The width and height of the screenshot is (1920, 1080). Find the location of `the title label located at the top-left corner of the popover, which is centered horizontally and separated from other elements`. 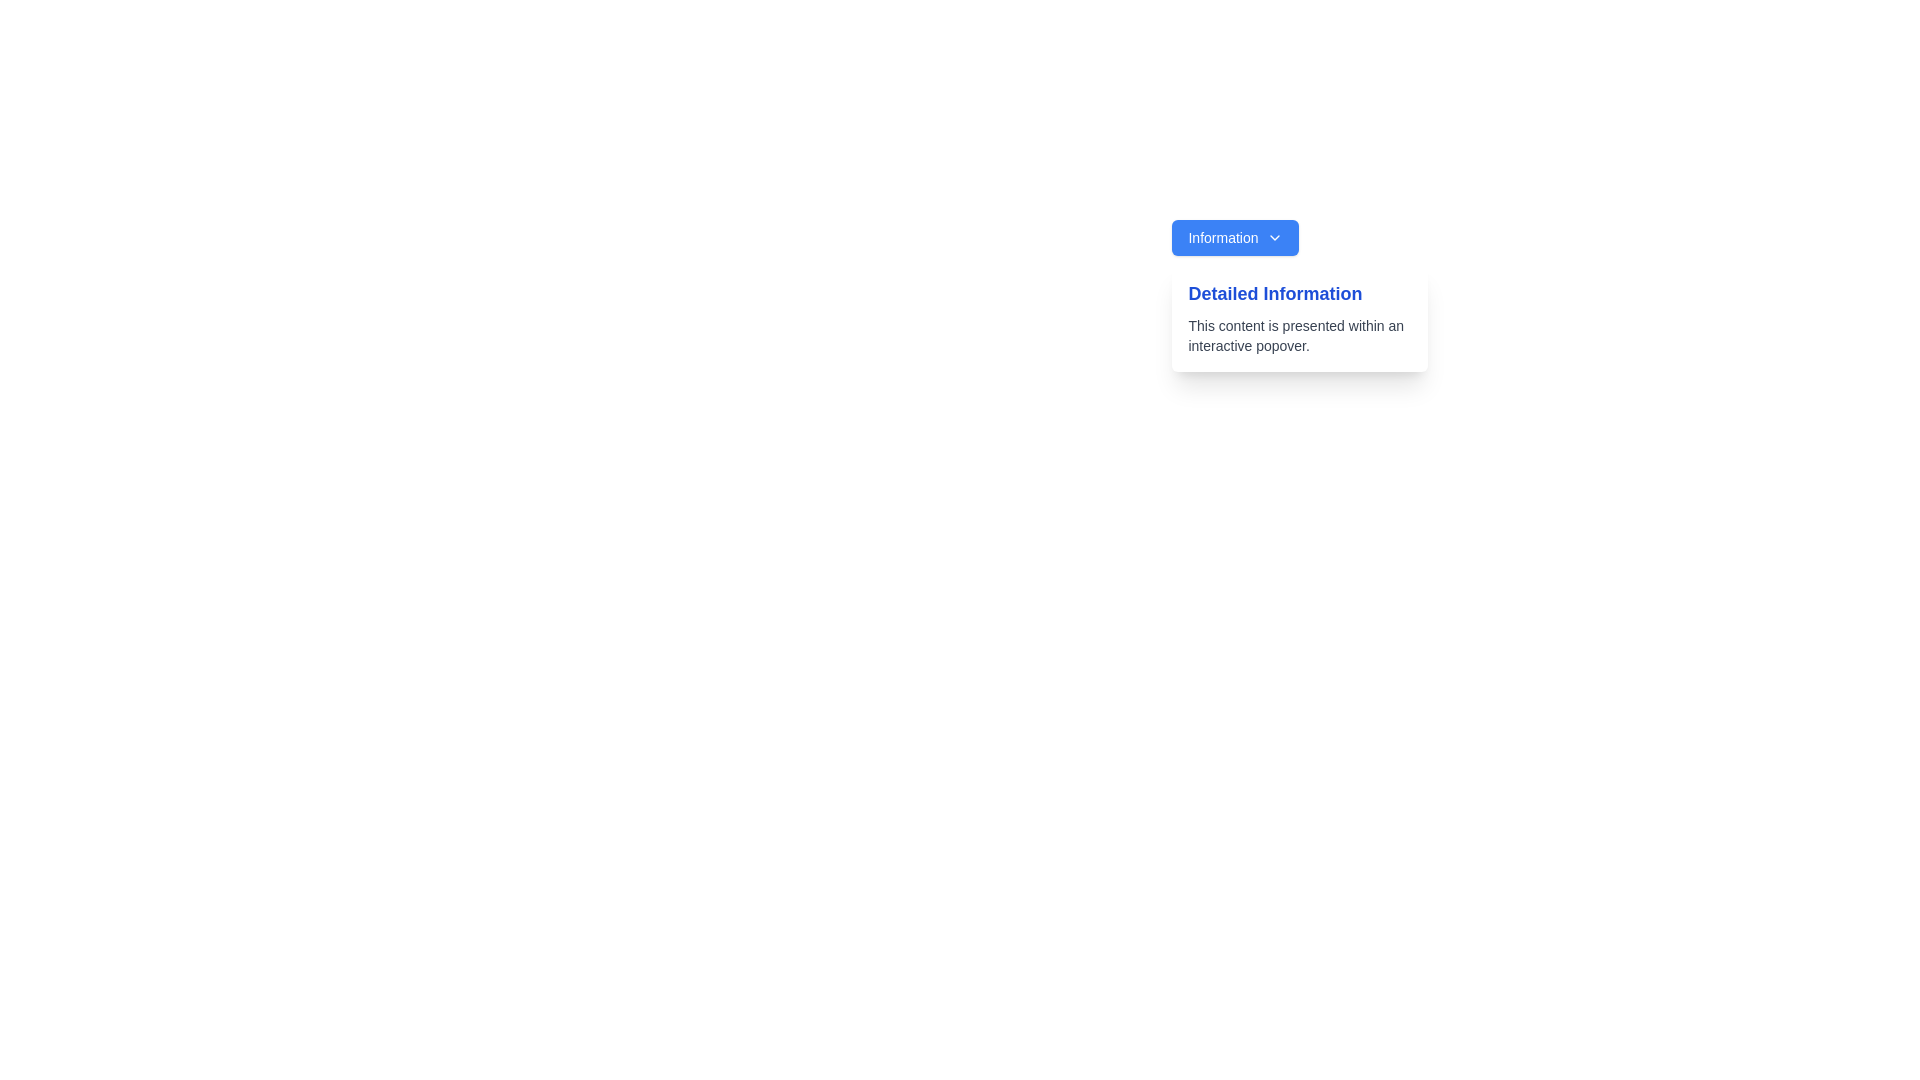

the title label located at the top-left corner of the popover, which is centered horizontally and separated from other elements is located at coordinates (1300, 293).